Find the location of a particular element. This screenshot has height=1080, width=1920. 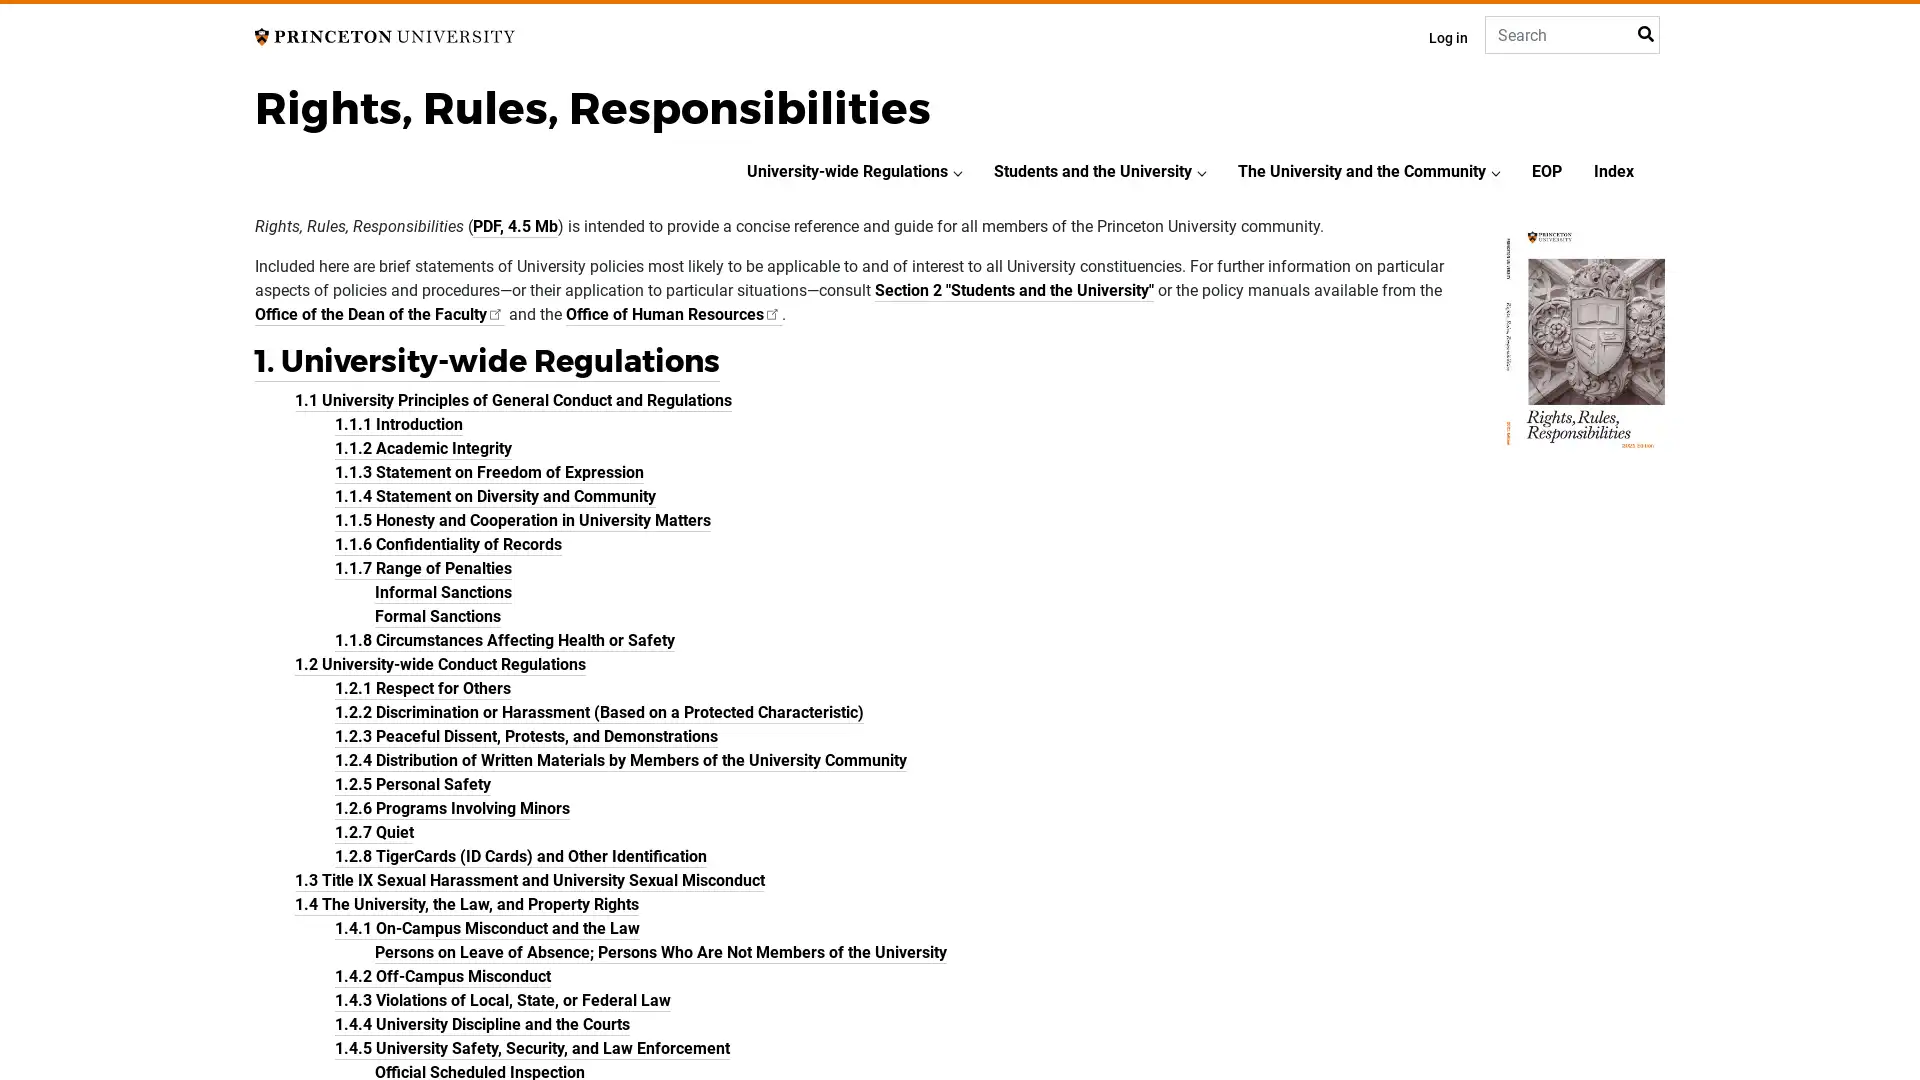

The University and the CommunitySubmenu is located at coordinates (1496, 172).